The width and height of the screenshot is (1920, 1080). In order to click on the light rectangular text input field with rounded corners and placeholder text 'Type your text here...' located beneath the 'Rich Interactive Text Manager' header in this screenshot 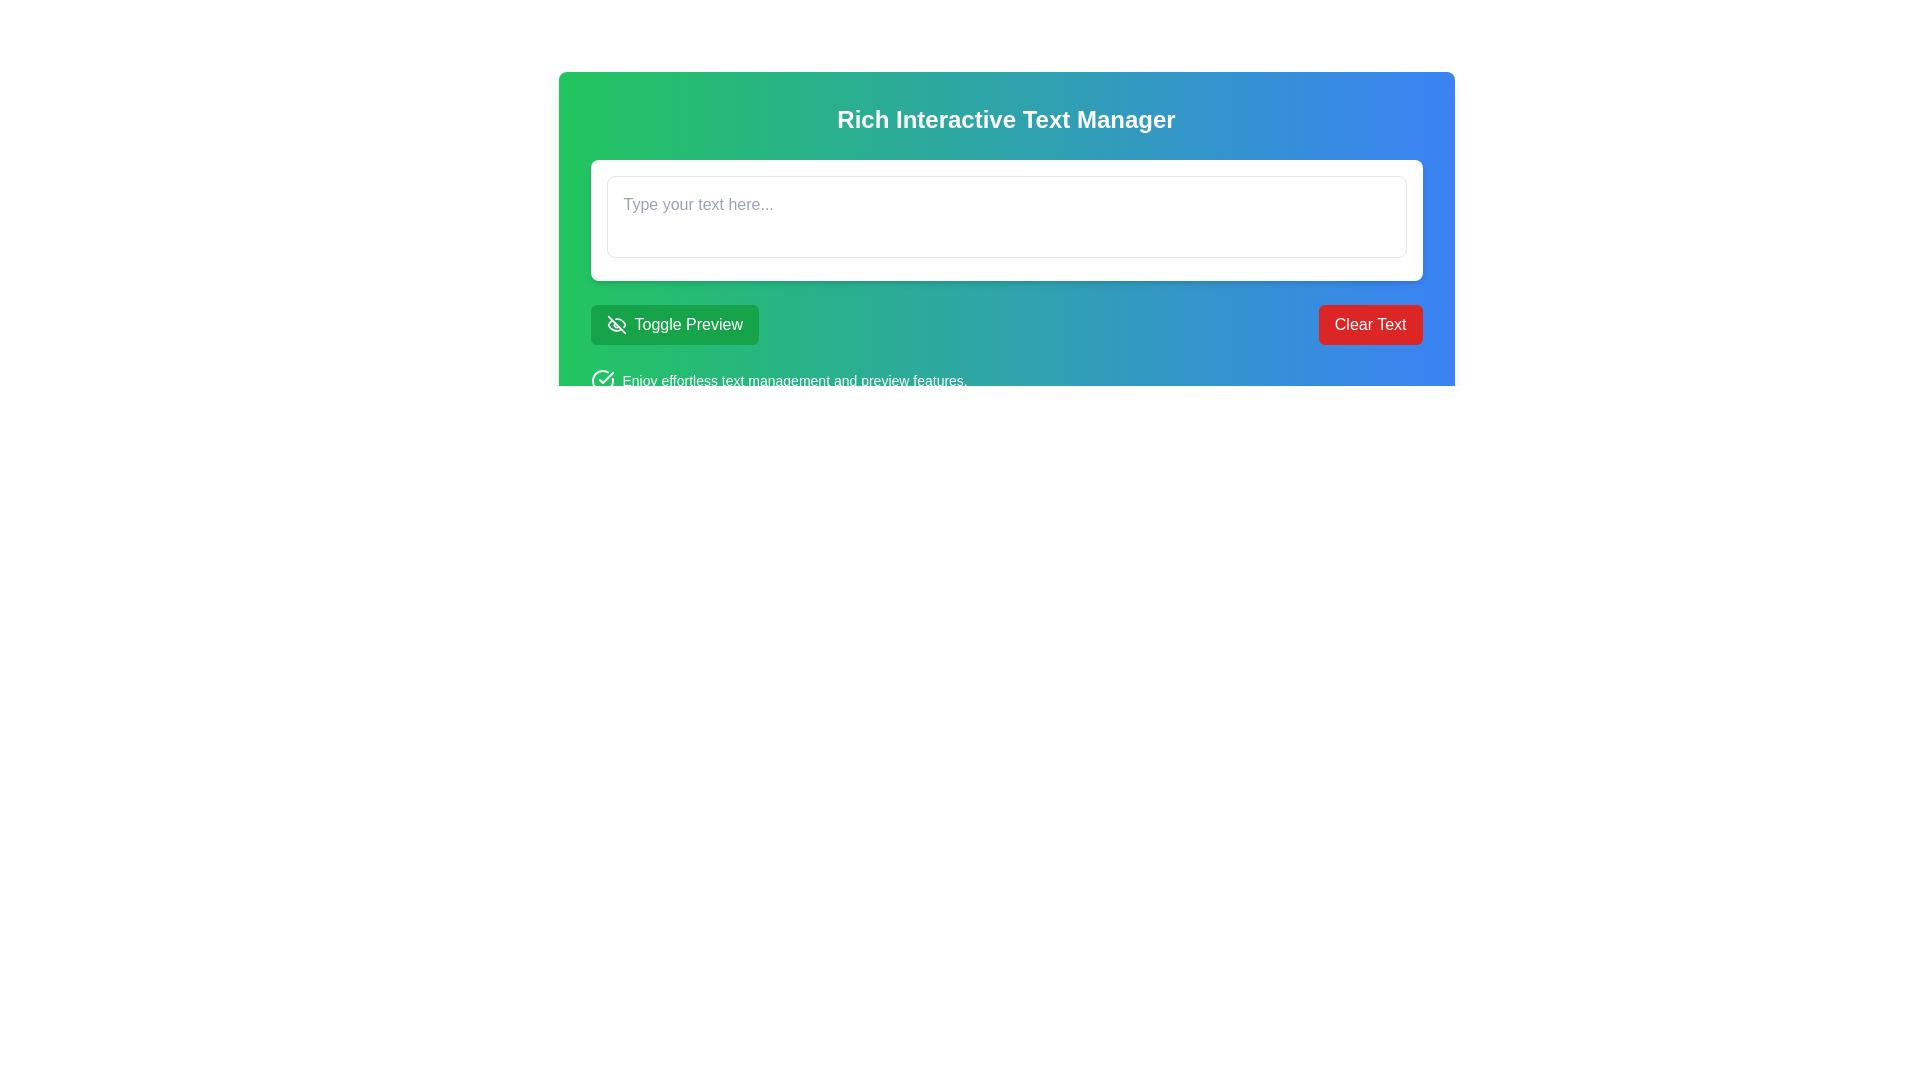, I will do `click(1006, 276)`.